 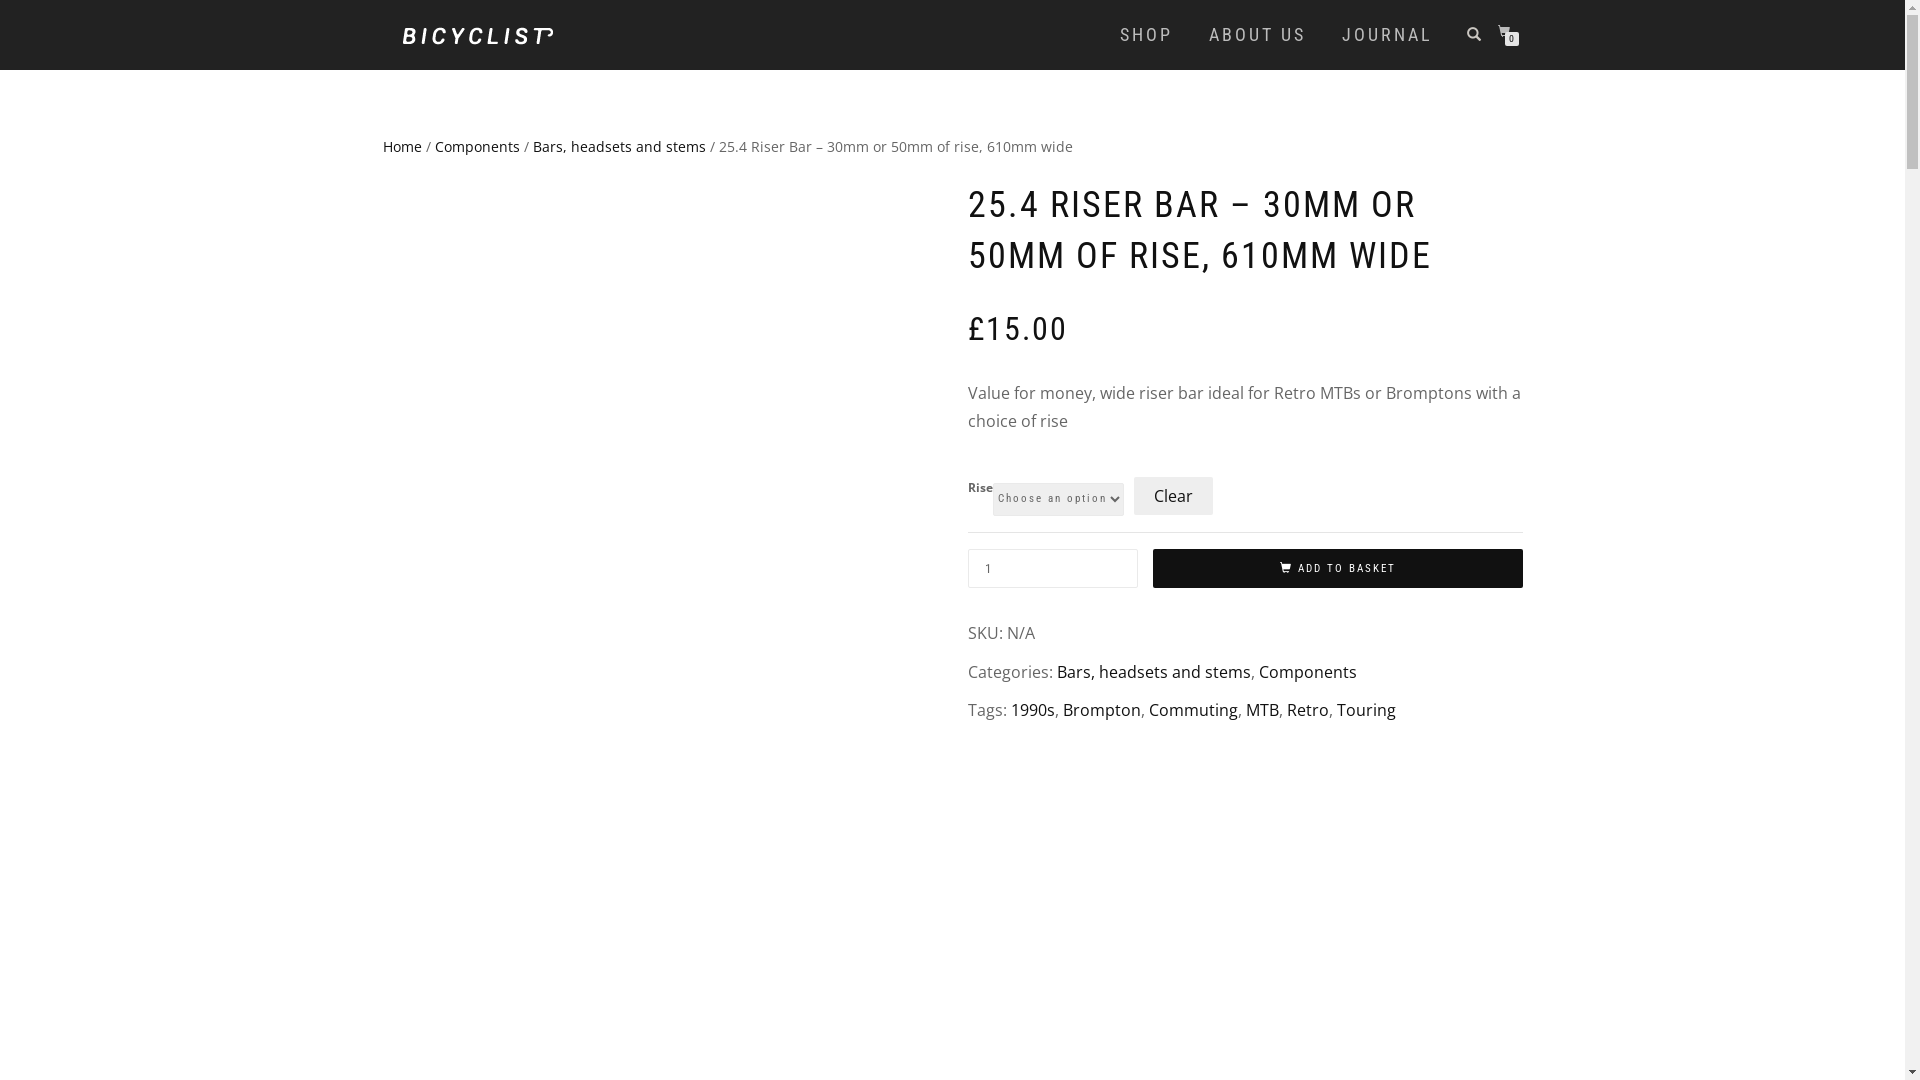 I want to click on 'SHOP', so click(x=1145, y=34).